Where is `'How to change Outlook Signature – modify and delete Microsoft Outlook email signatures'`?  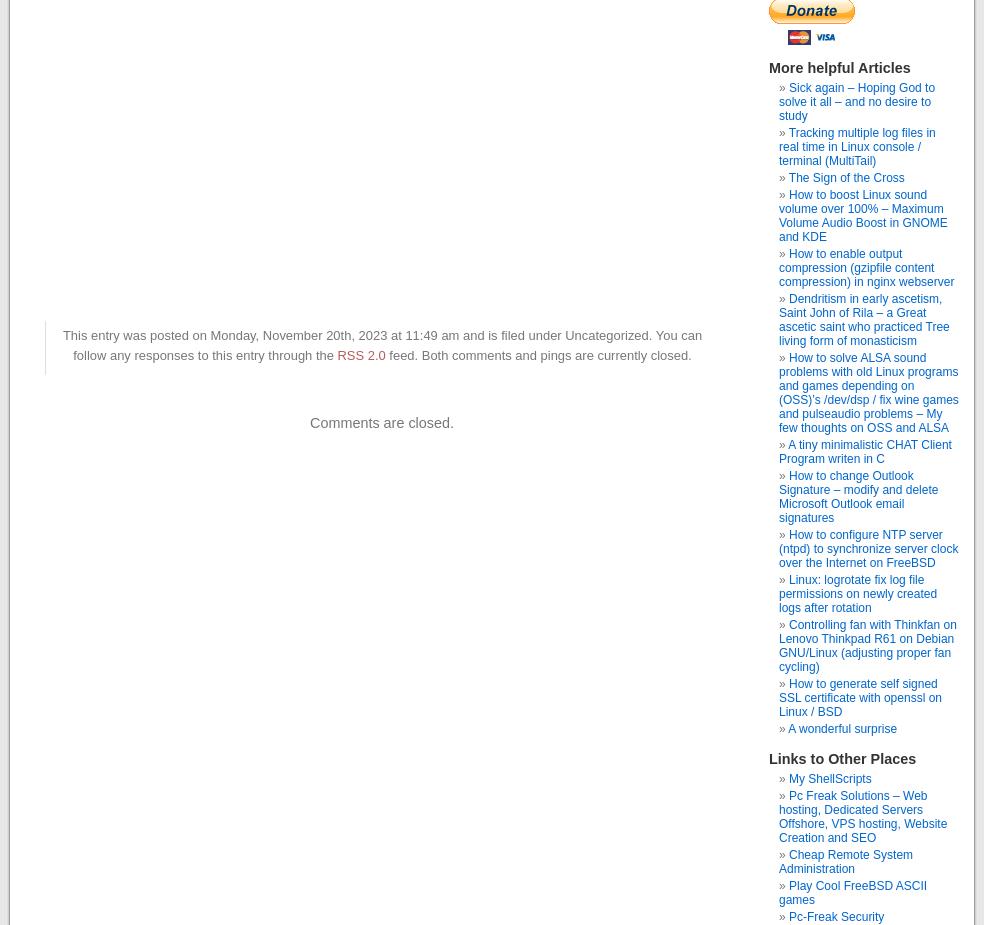
'How to change Outlook Signature – modify and delete Microsoft Outlook email signatures' is located at coordinates (778, 497).